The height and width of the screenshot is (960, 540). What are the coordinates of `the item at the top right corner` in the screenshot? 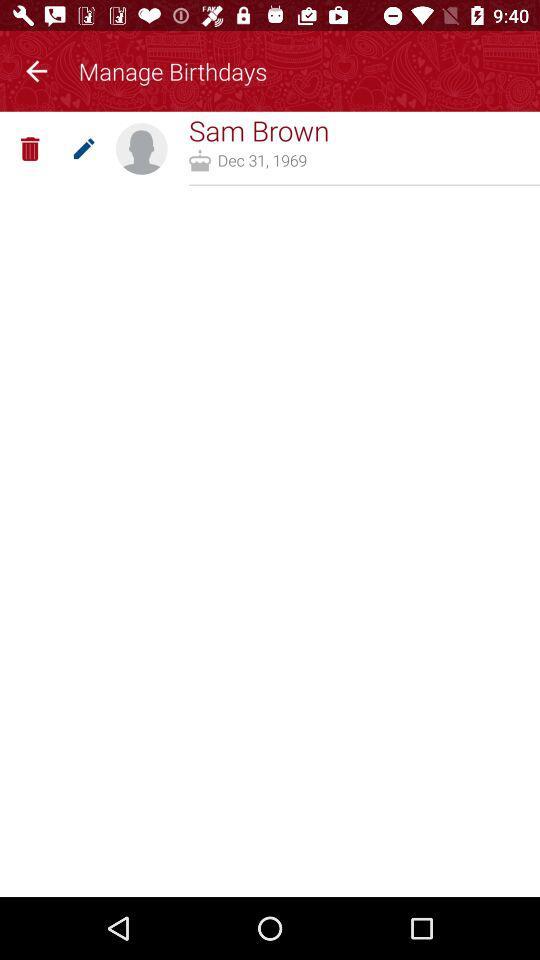 It's located at (363, 185).